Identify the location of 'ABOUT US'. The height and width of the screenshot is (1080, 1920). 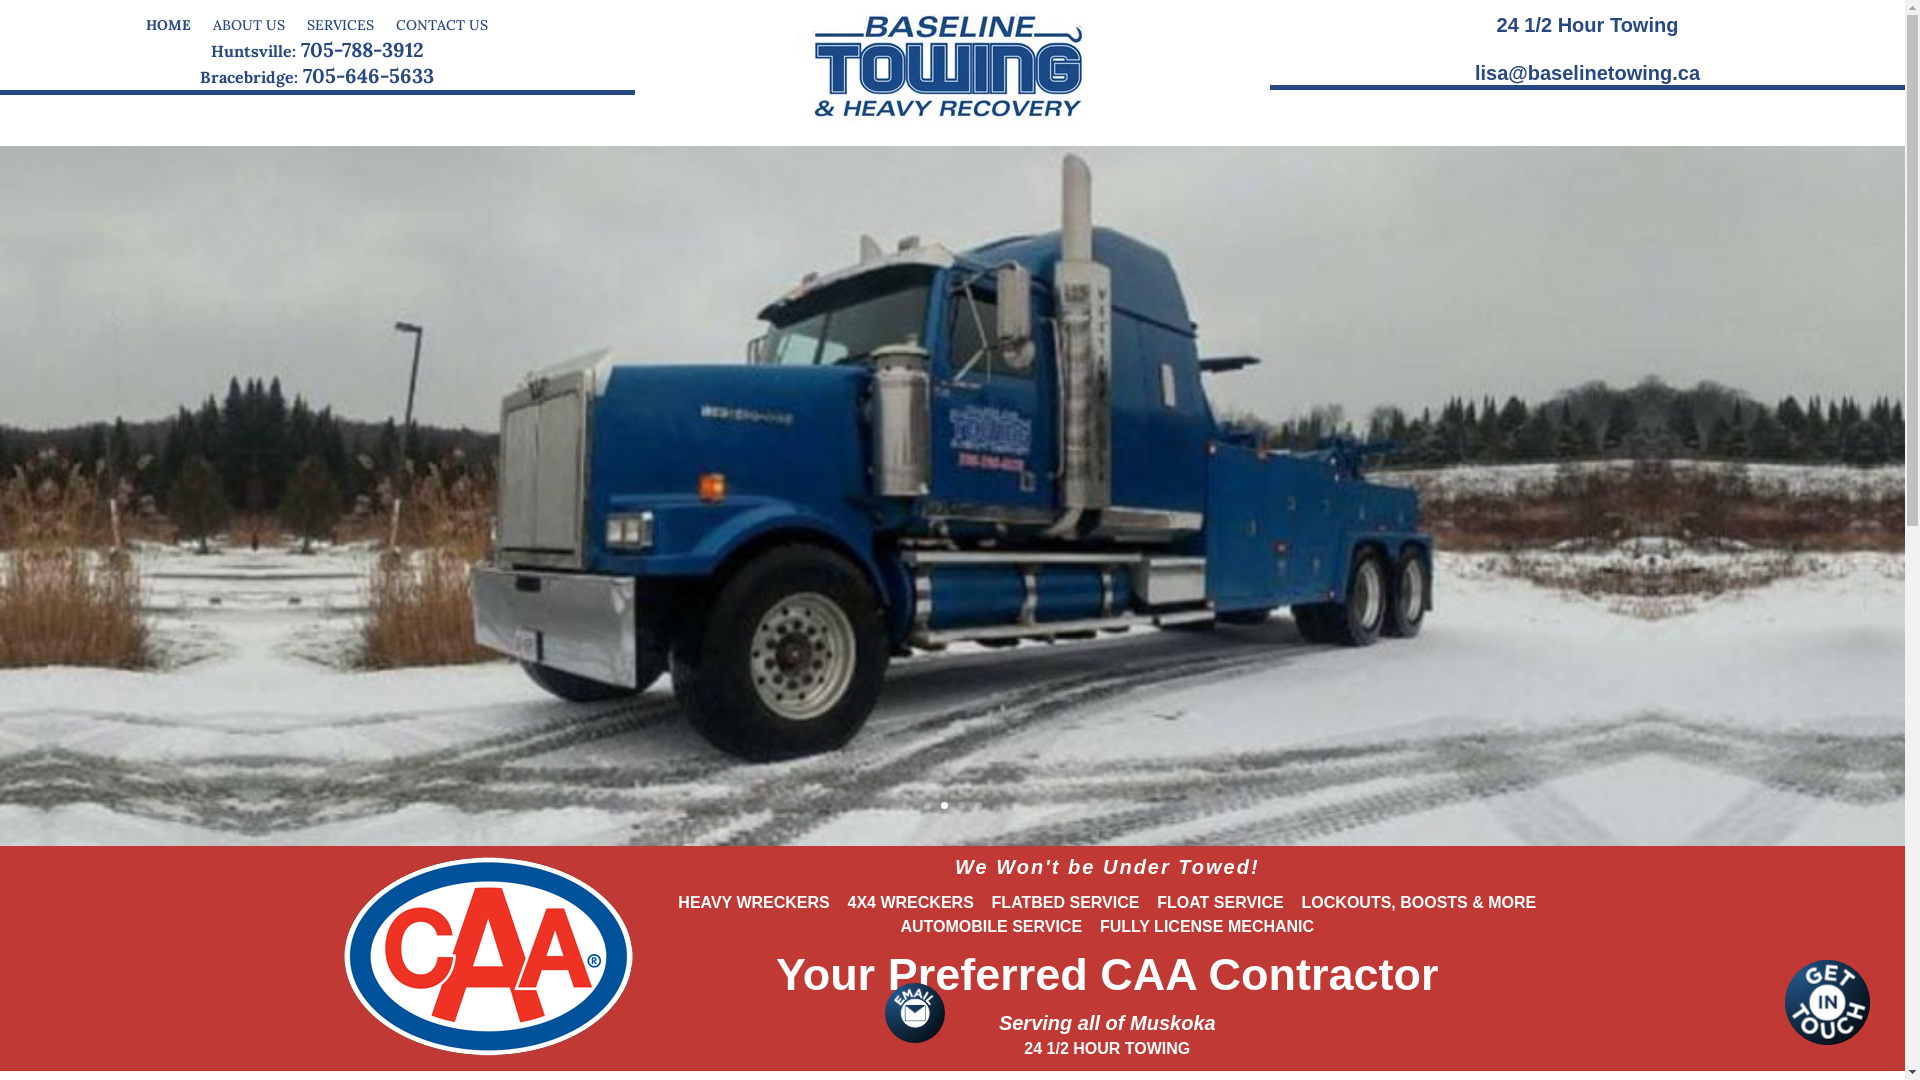
(248, 19).